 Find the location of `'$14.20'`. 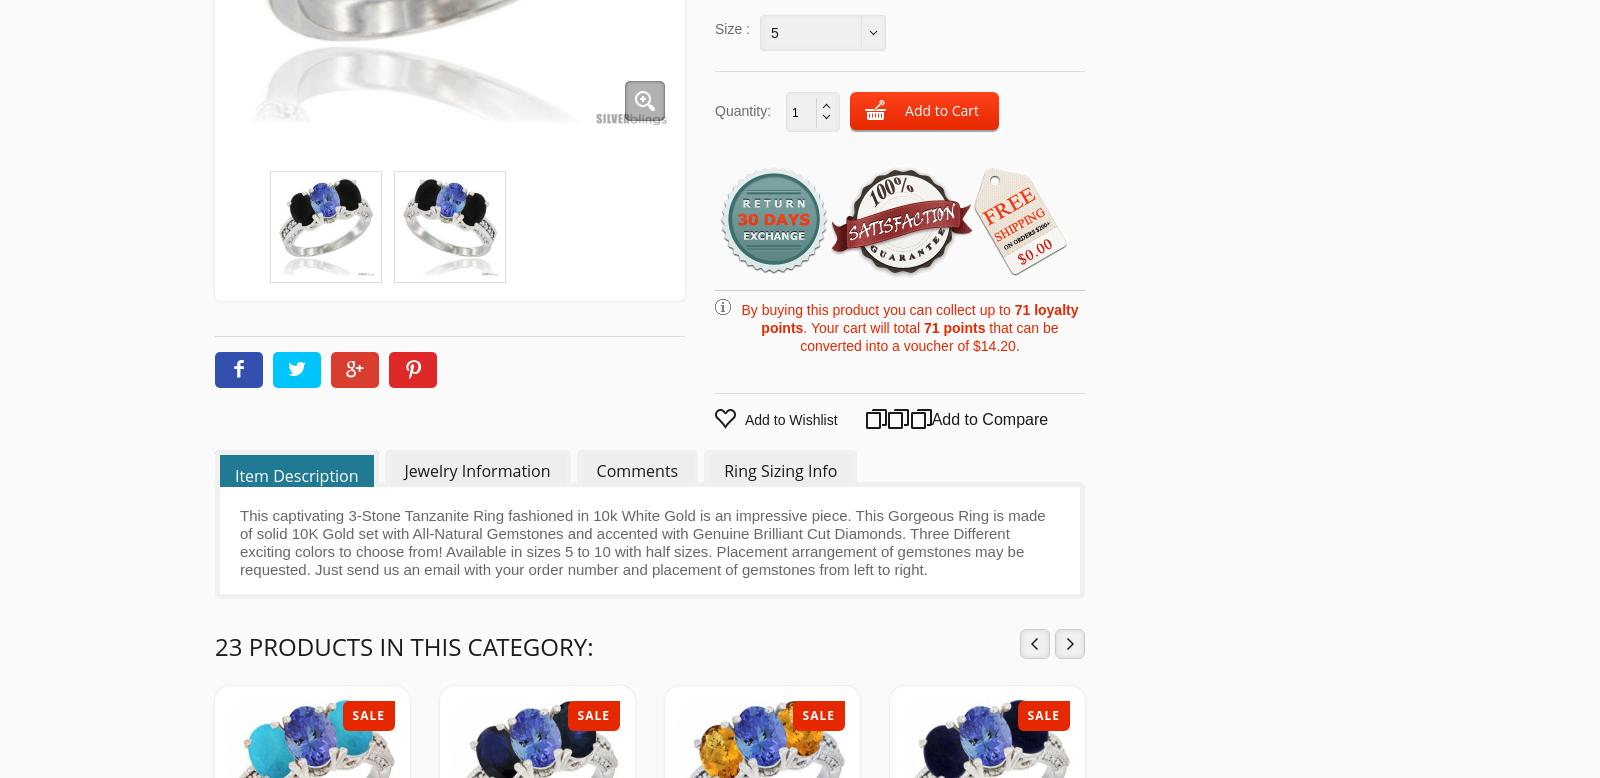

'$14.20' is located at coordinates (993, 344).